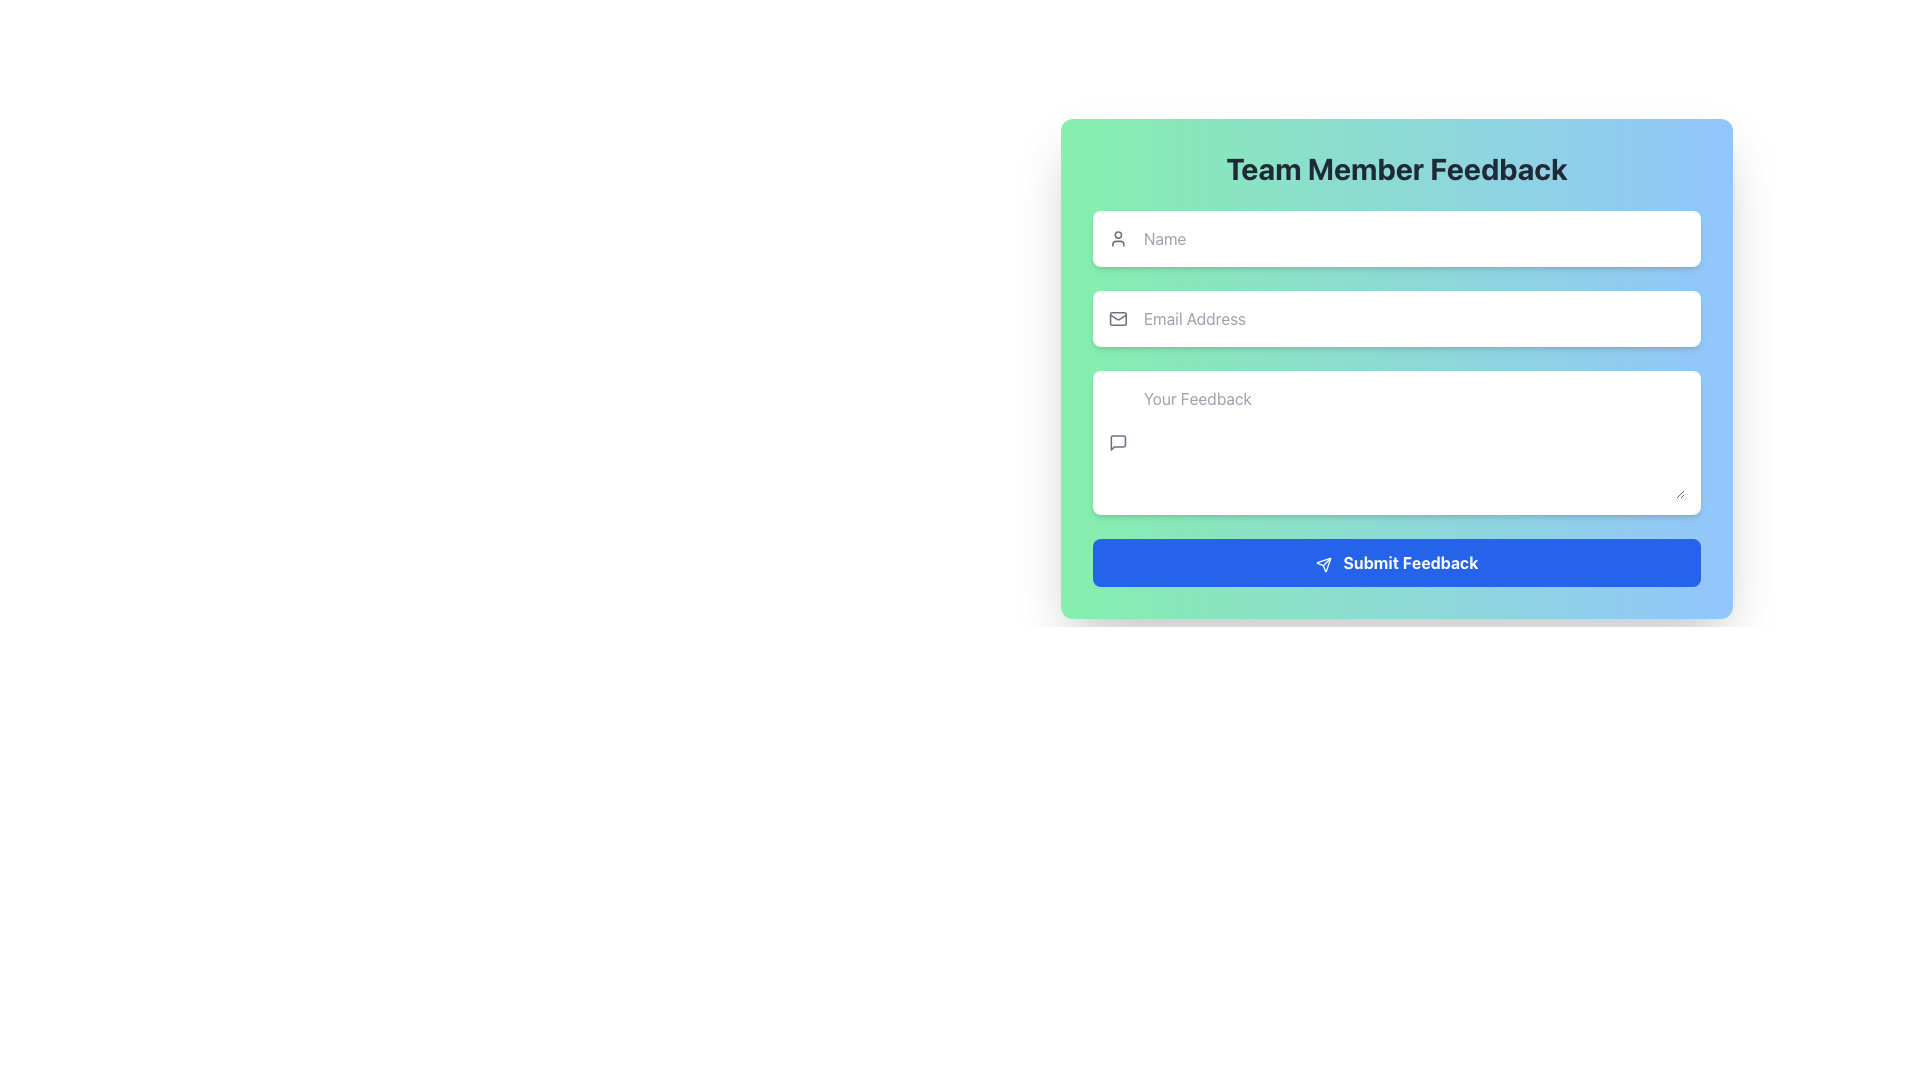 The width and height of the screenshot is (1920, 1080). I want to click on the graphical background element of the email icon, which serves as a visual cue in the feedback form, so click(1117, 318).